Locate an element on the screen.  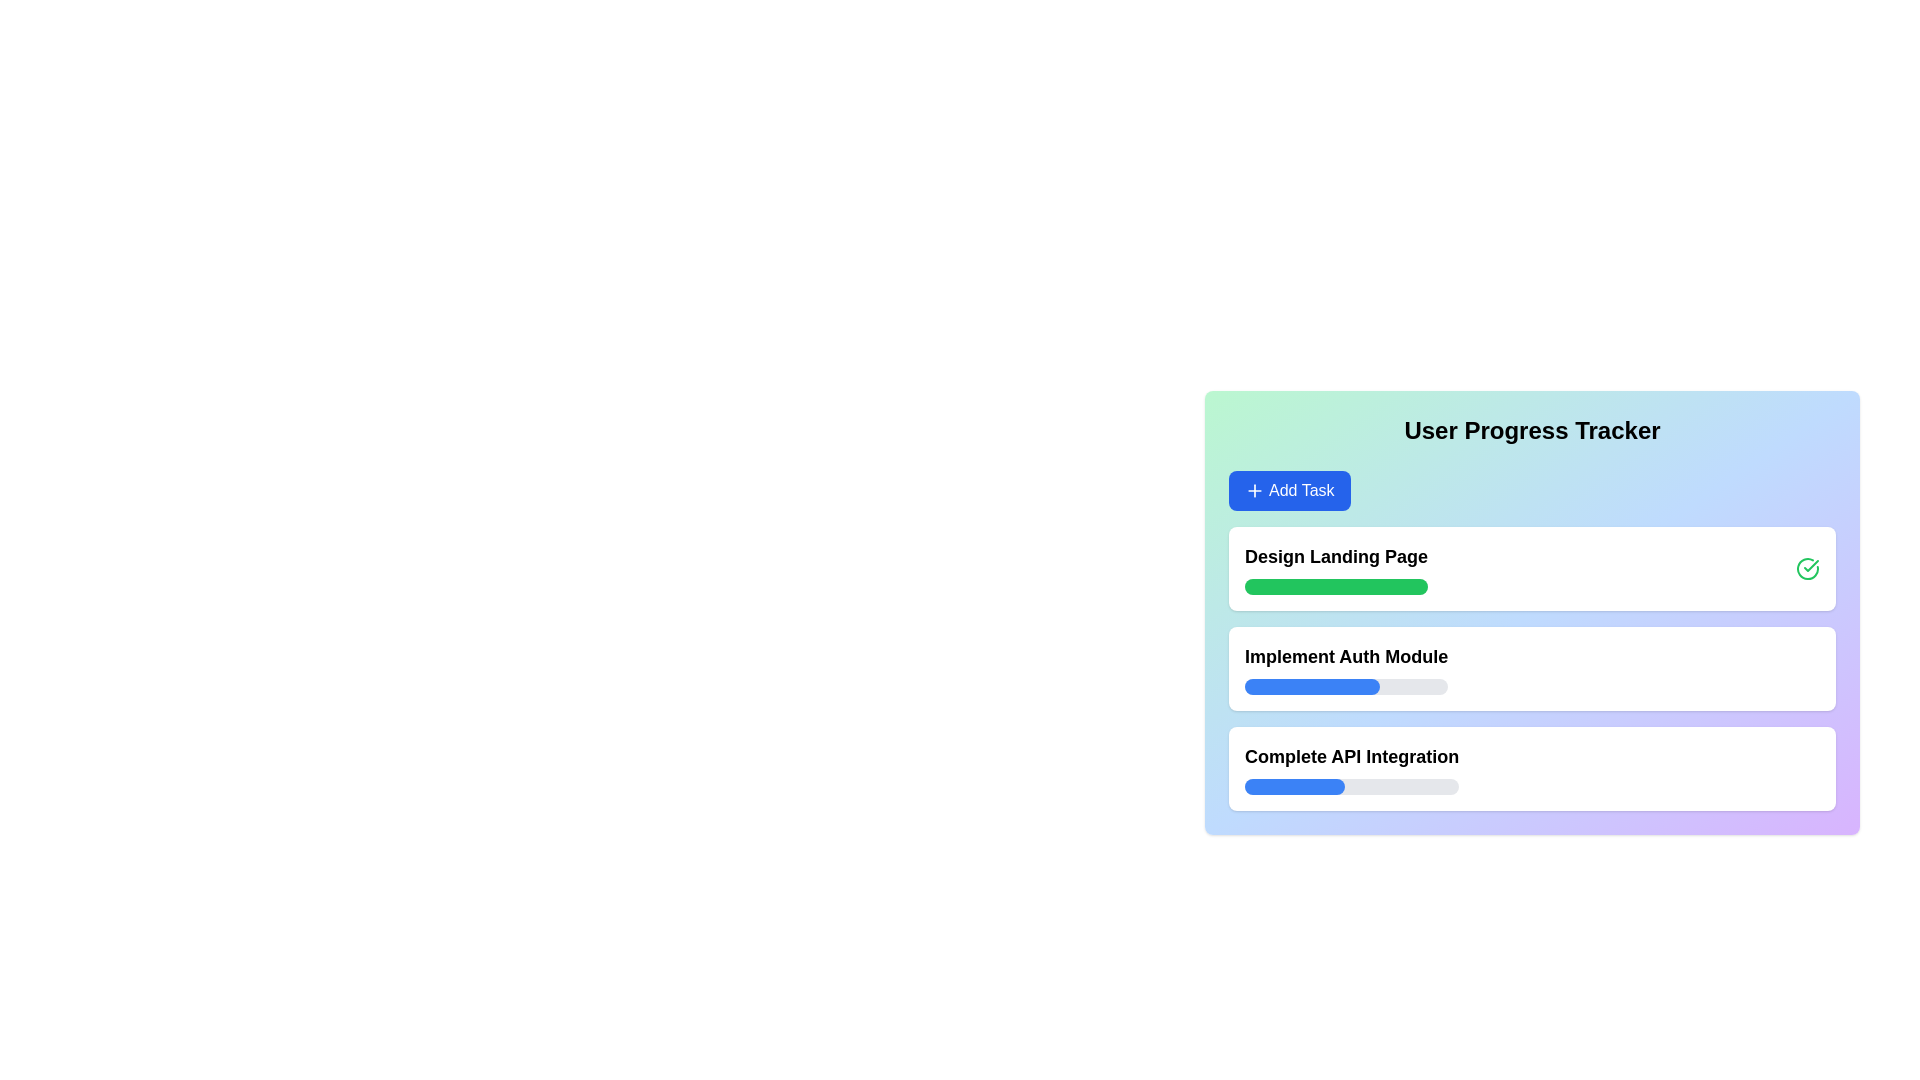
the text label that serves as the header or title for a task card, located above a green progress bar and centered horizontally within the task card is located at coordinates (1336, 556).